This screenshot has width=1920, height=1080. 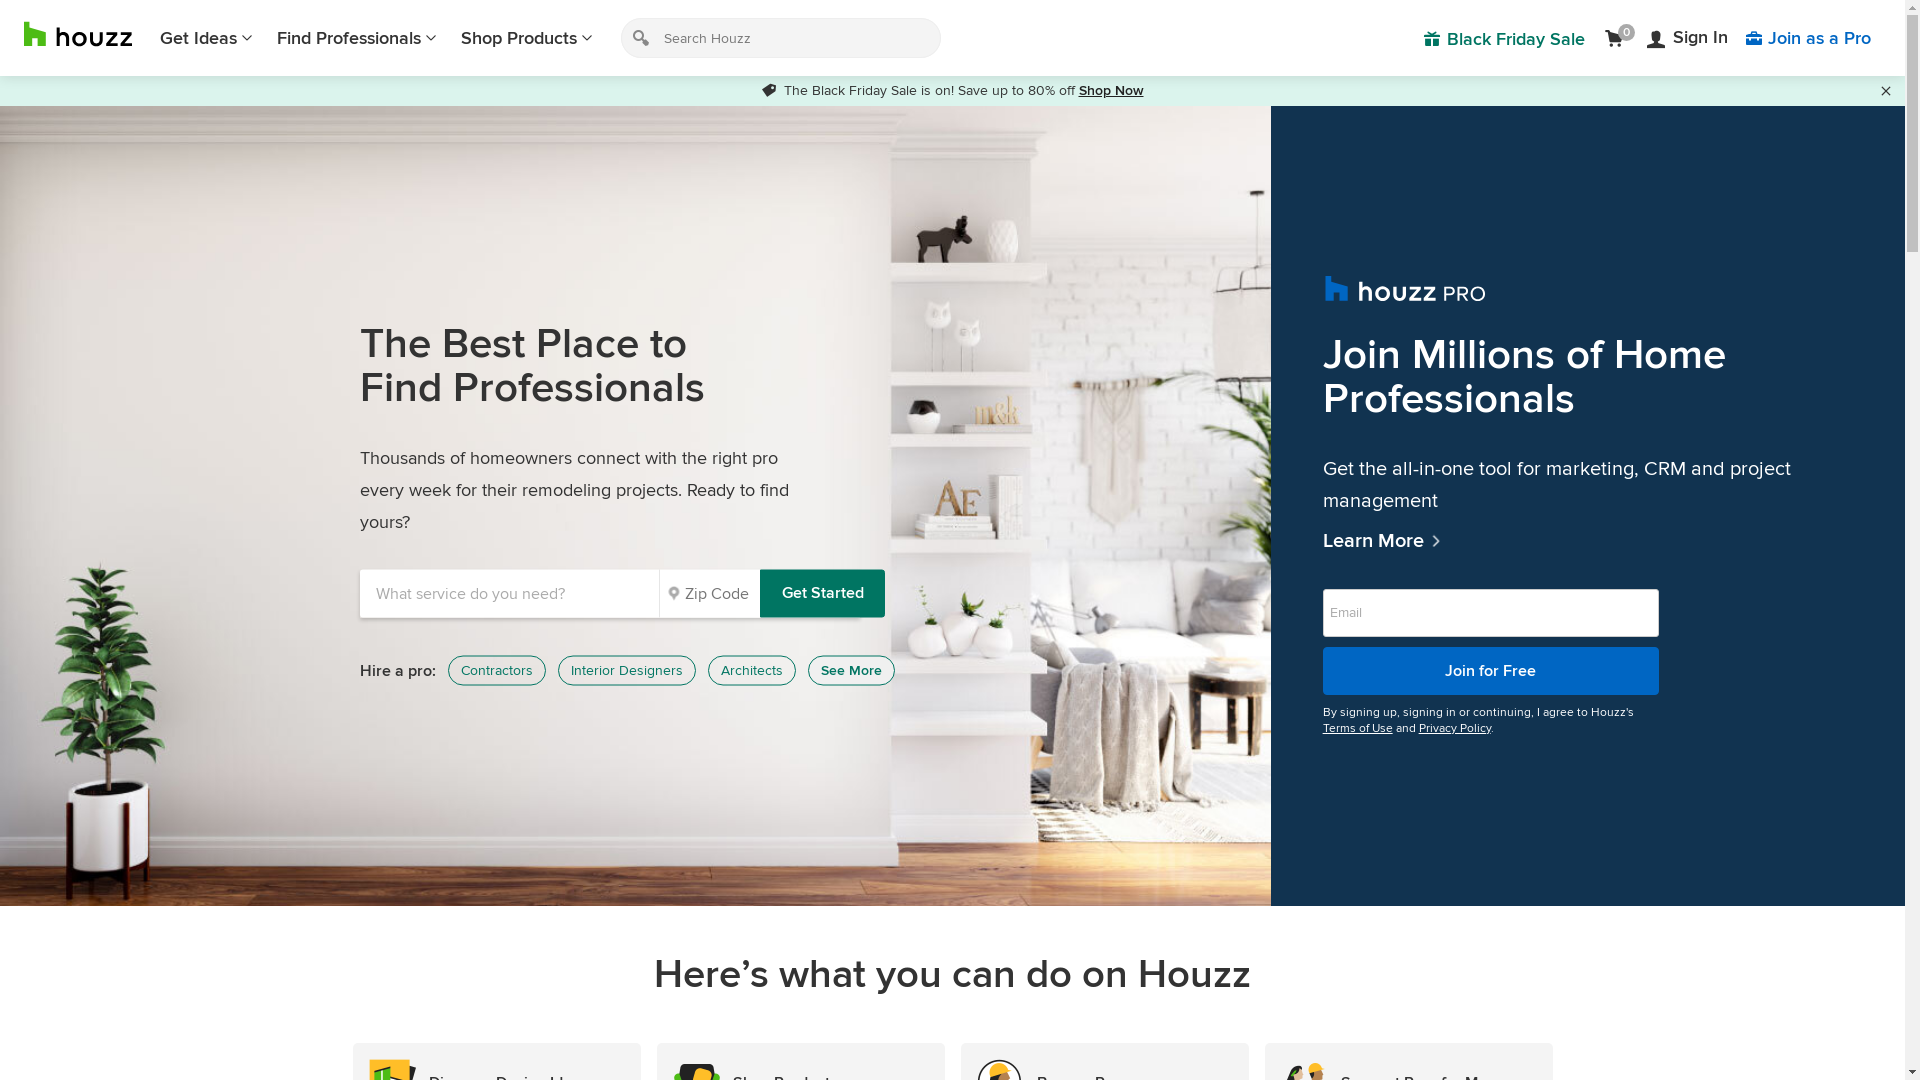 I want to click on 'Contractors', so click(x=497, y=671).